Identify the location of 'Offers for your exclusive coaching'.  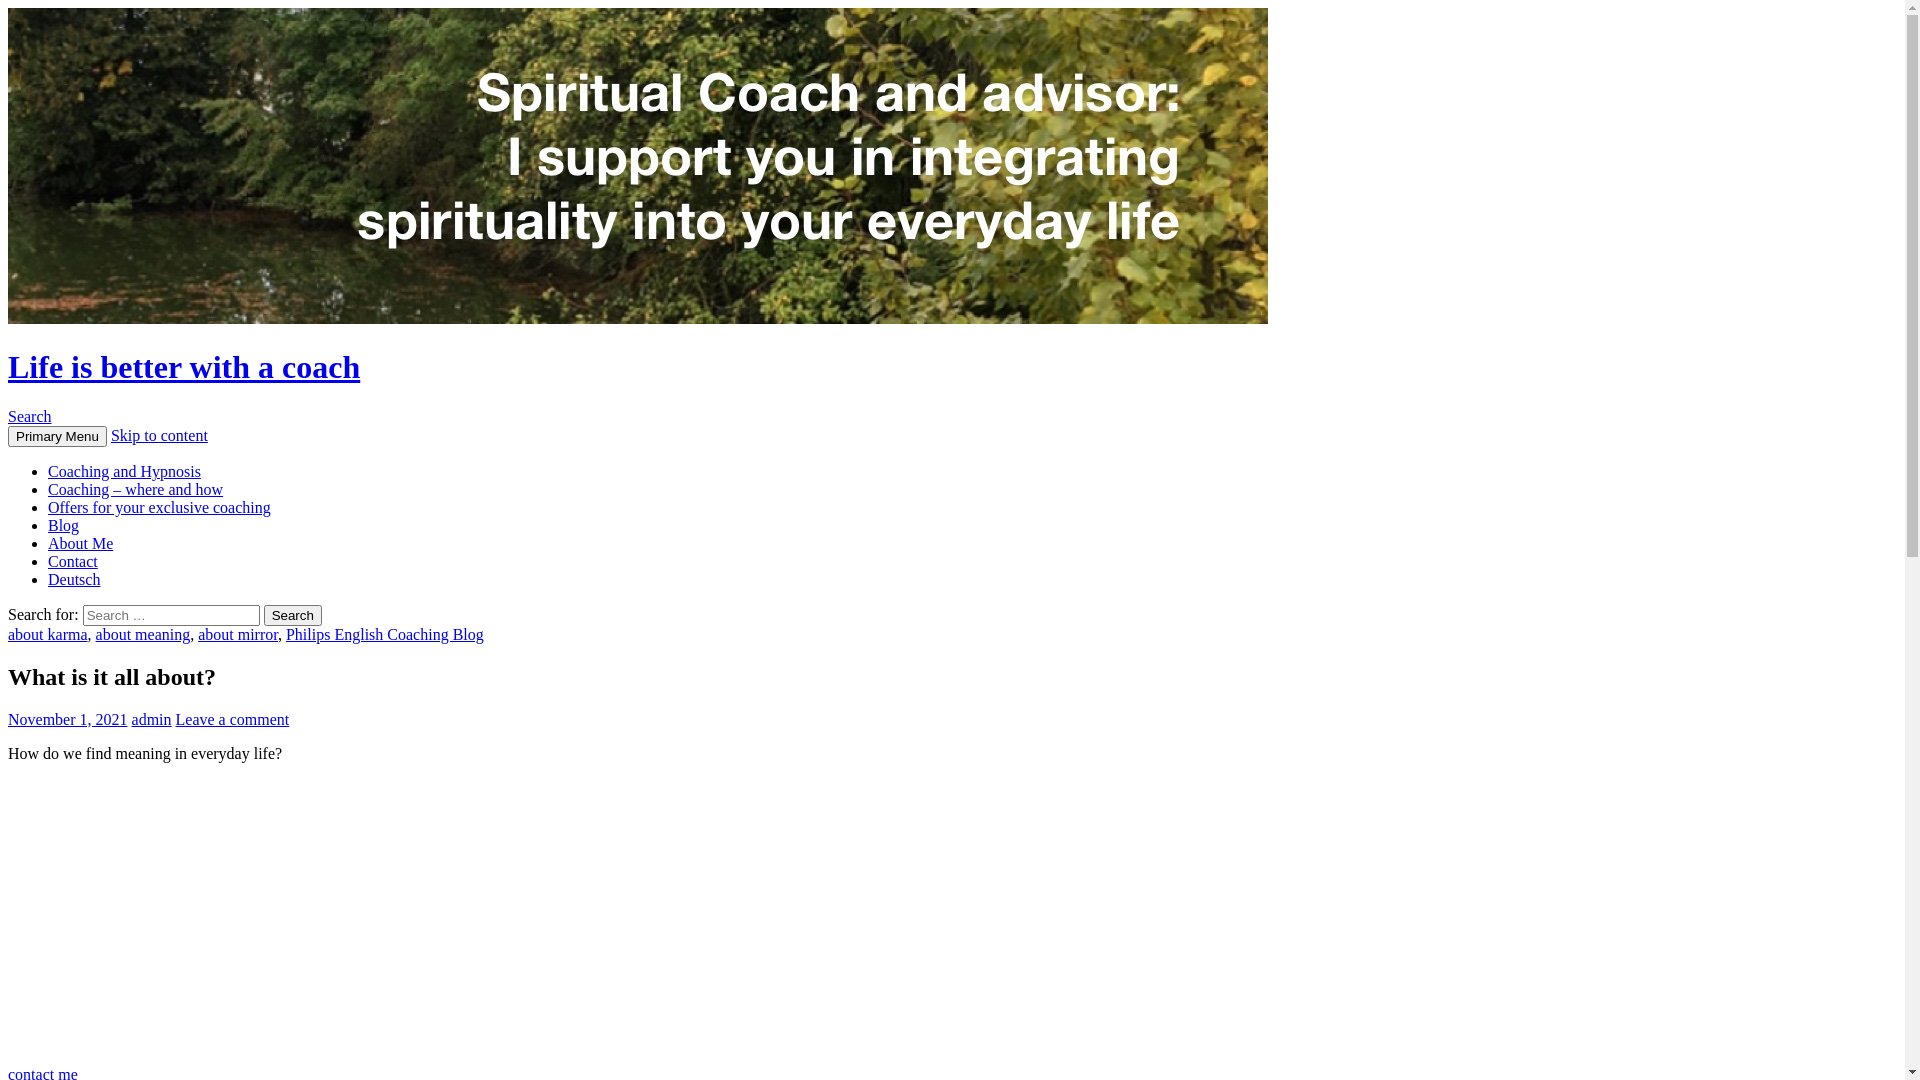
(158, 506).